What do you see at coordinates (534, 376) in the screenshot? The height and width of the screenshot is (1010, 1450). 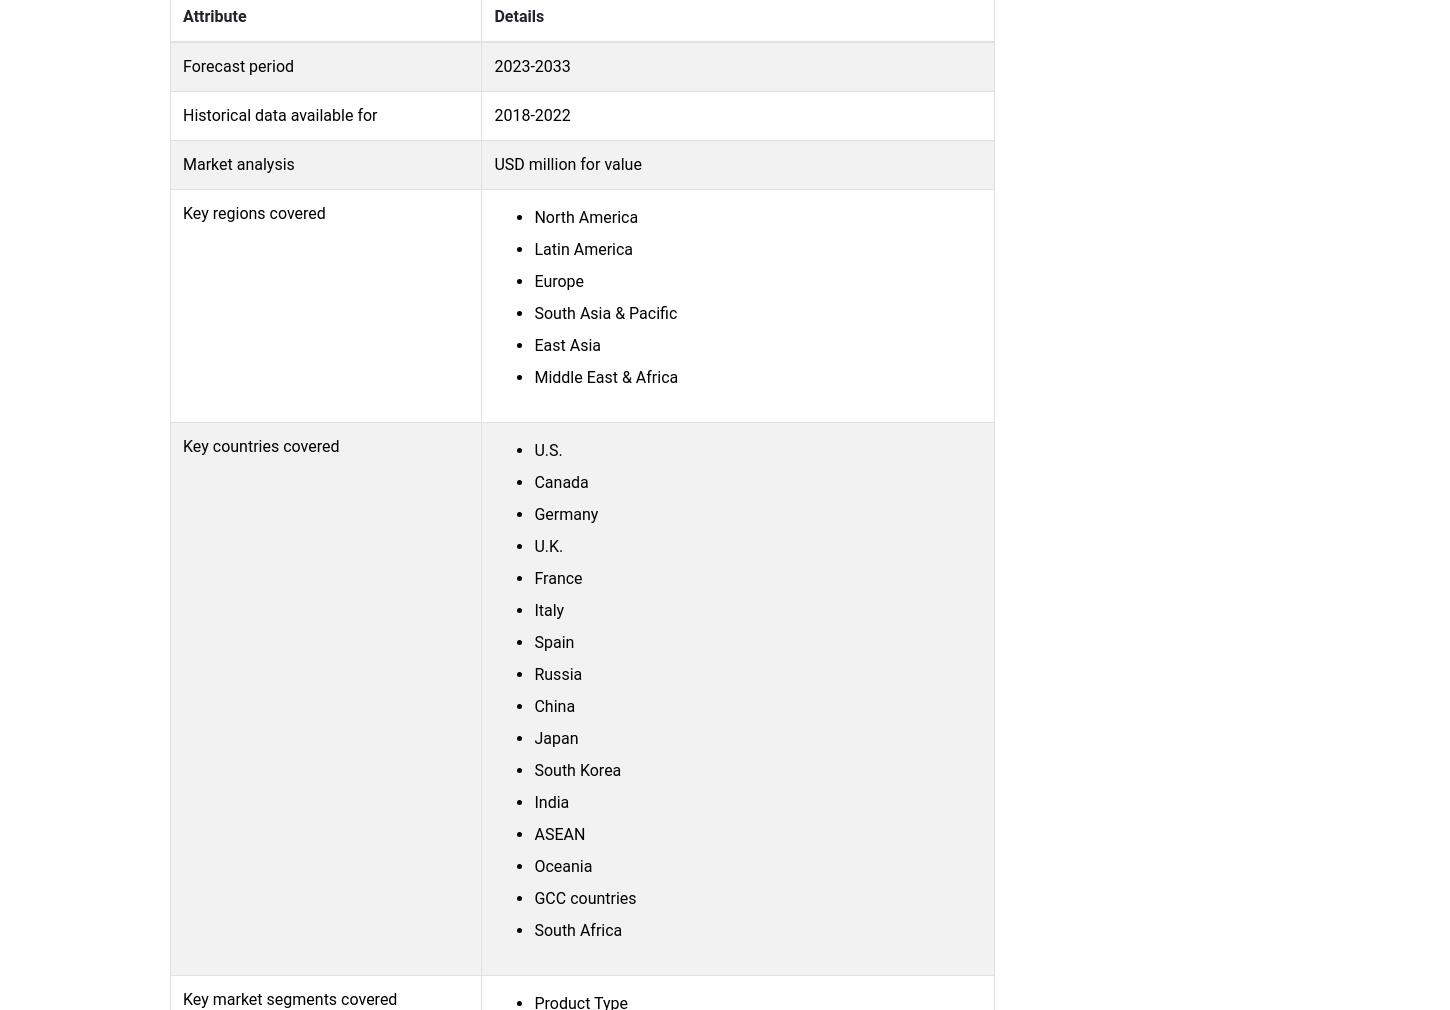 I see `'Middle East & Africa'` at bounding box center [534, 376].